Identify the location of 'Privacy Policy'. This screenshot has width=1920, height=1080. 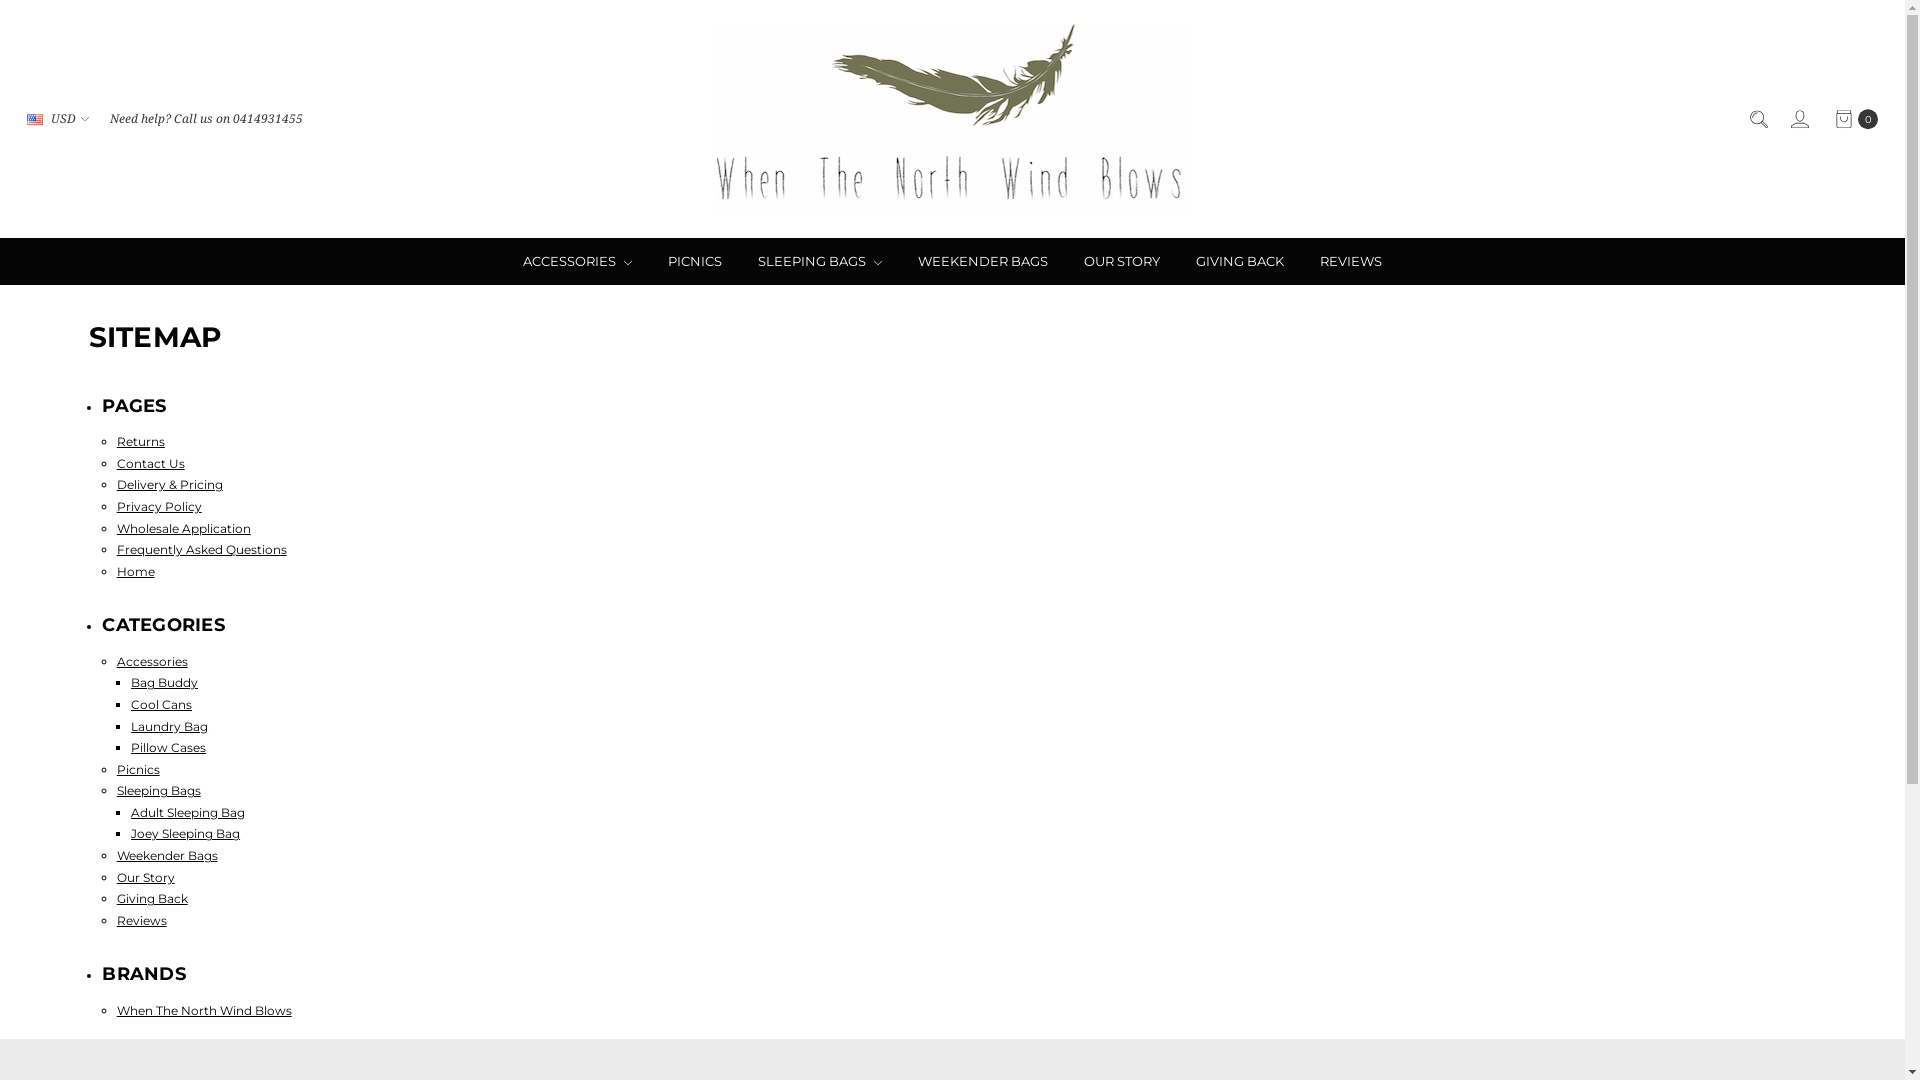
(158, 505).